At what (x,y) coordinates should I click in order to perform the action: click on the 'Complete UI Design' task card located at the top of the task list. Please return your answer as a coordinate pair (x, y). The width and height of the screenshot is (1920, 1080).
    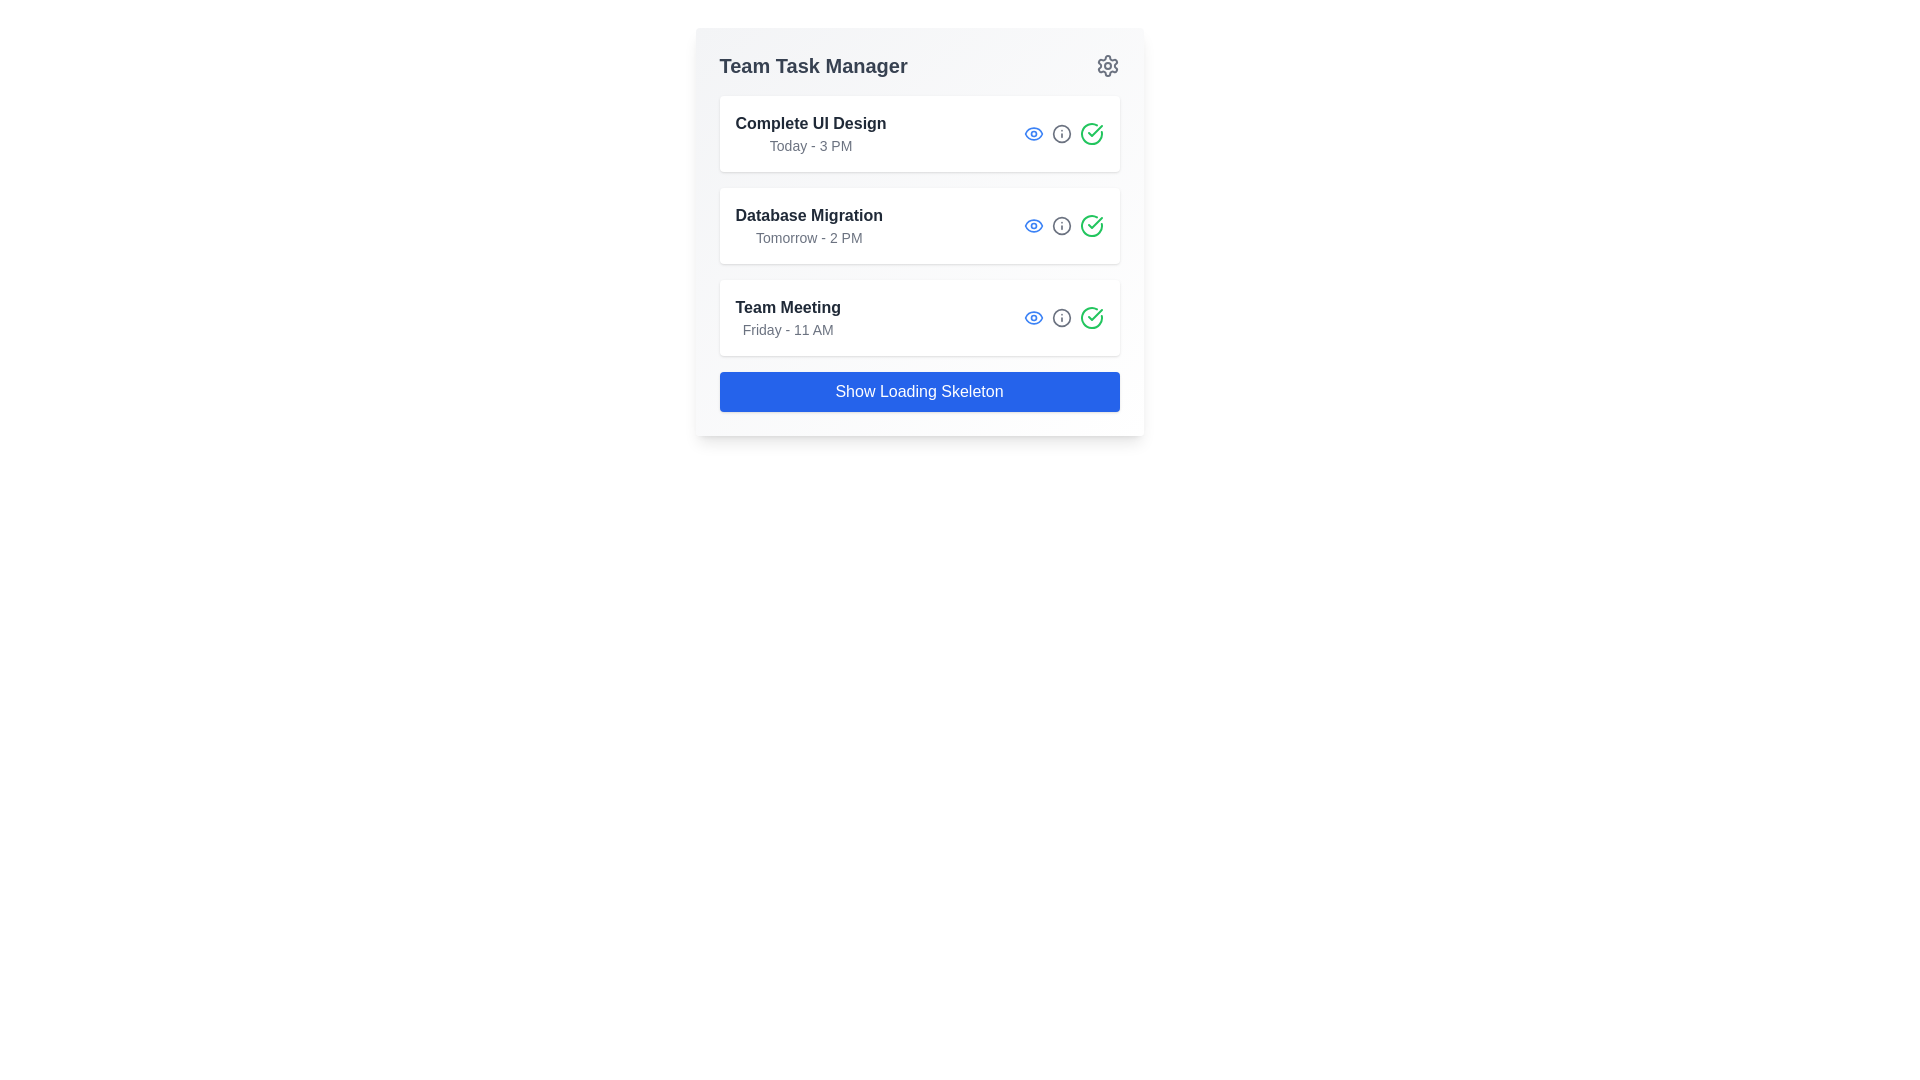
    Looking at the image, I should click on (918, 134).